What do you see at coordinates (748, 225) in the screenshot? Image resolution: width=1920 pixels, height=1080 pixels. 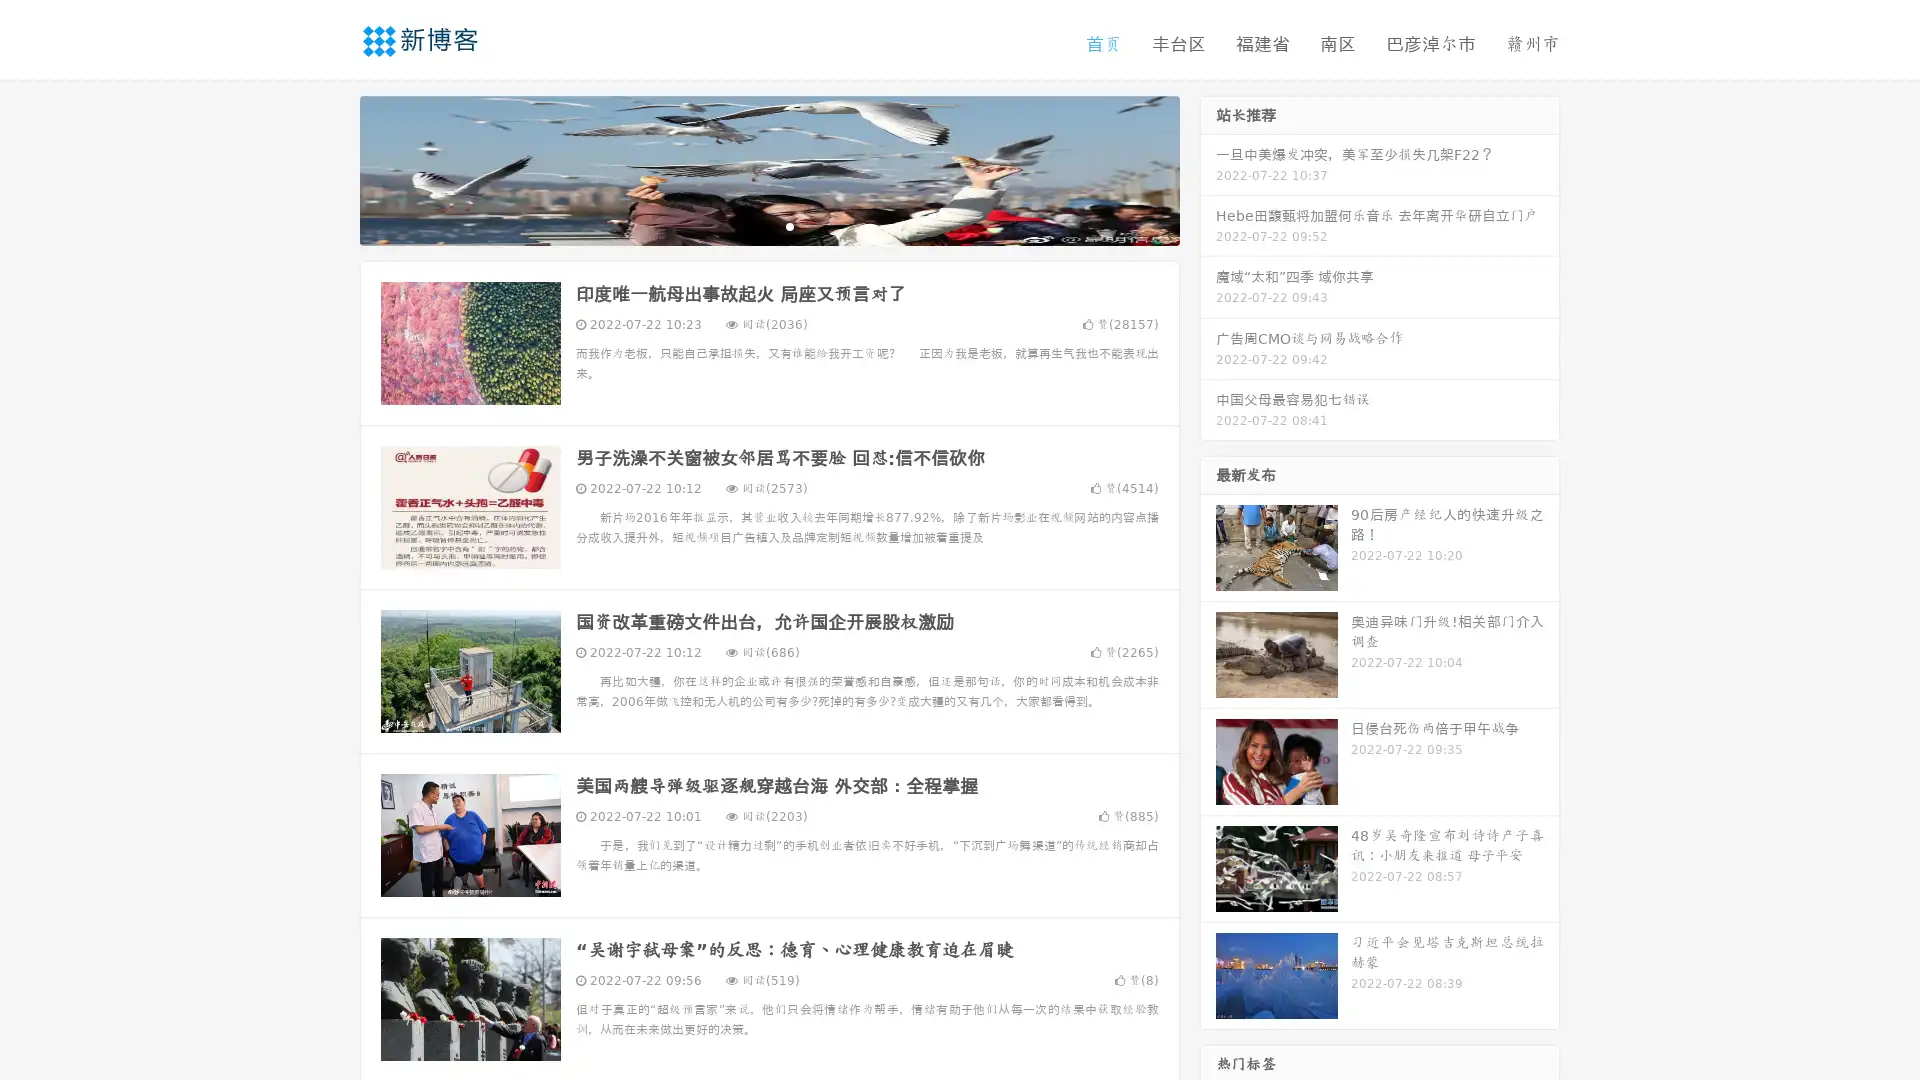 I see `Go to slide 1` at bounding box center [748, 225].